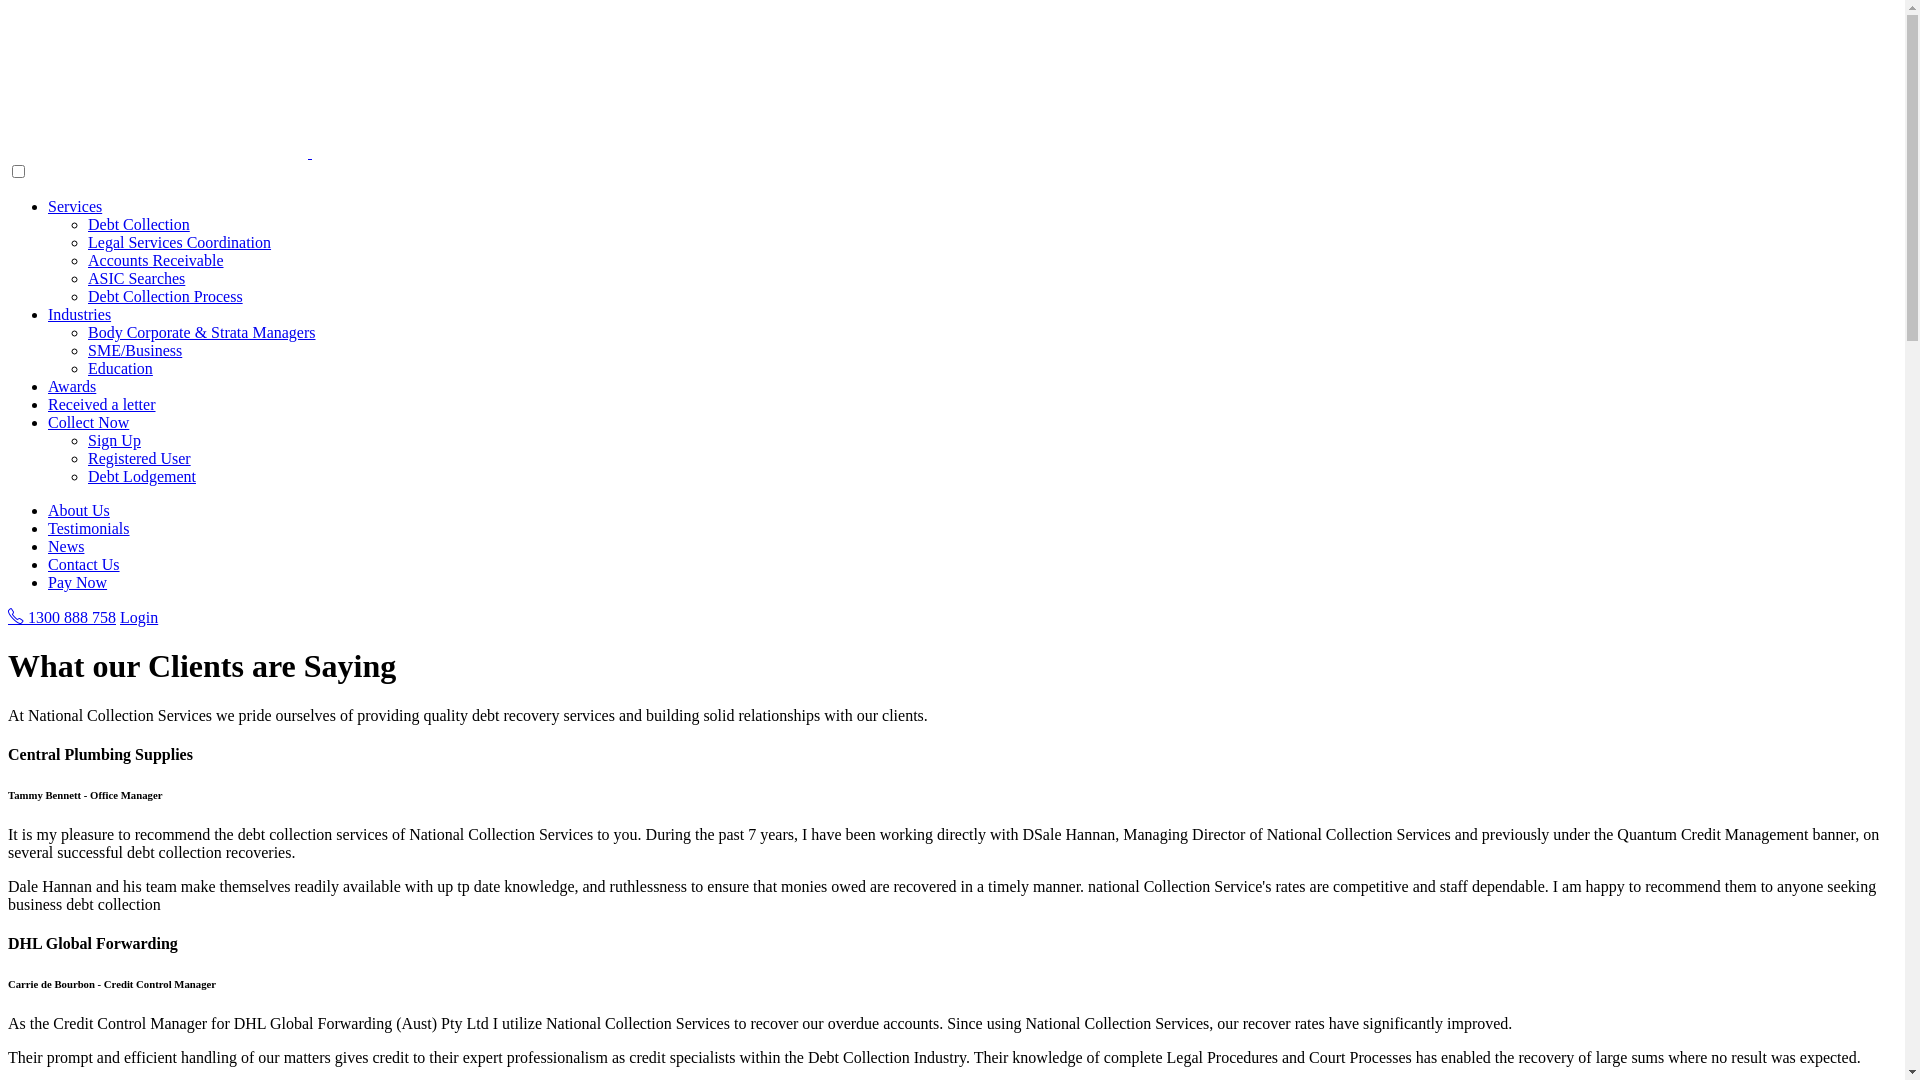  What do you see at coordinates (78, 509) in the screenshot?
I see `'About Us'` at bounding box center [78, 509].